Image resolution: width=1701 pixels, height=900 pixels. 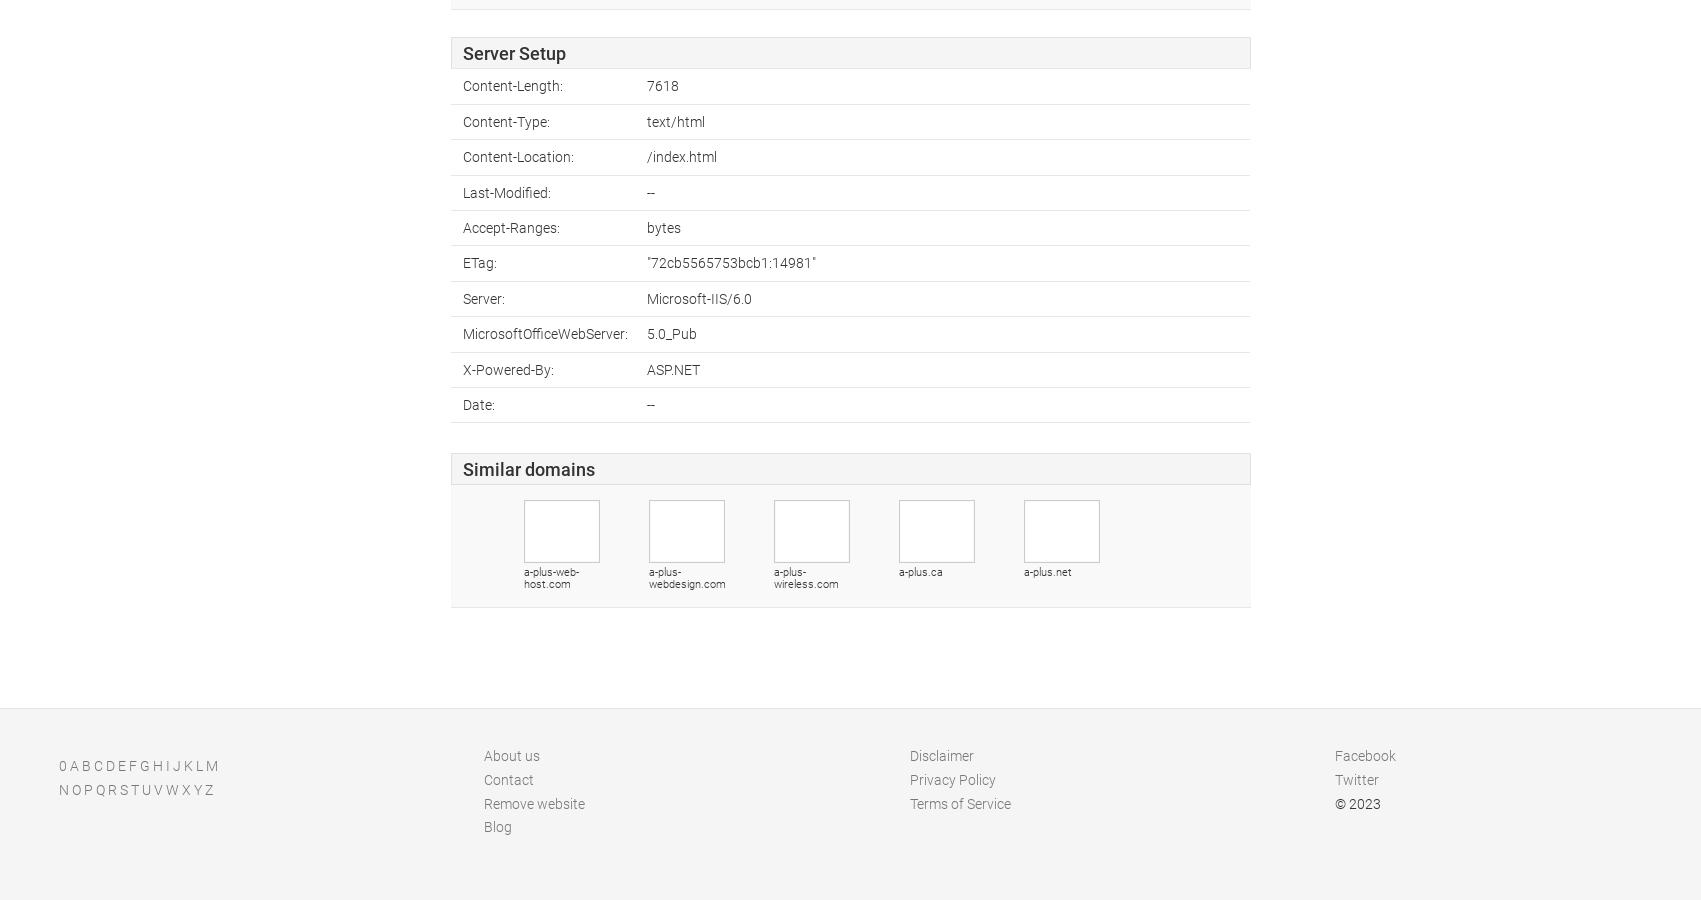 What do you see at coordinates (196, 789) in the screenshot?
I see `'Y'` at bounding box center [196, 789].